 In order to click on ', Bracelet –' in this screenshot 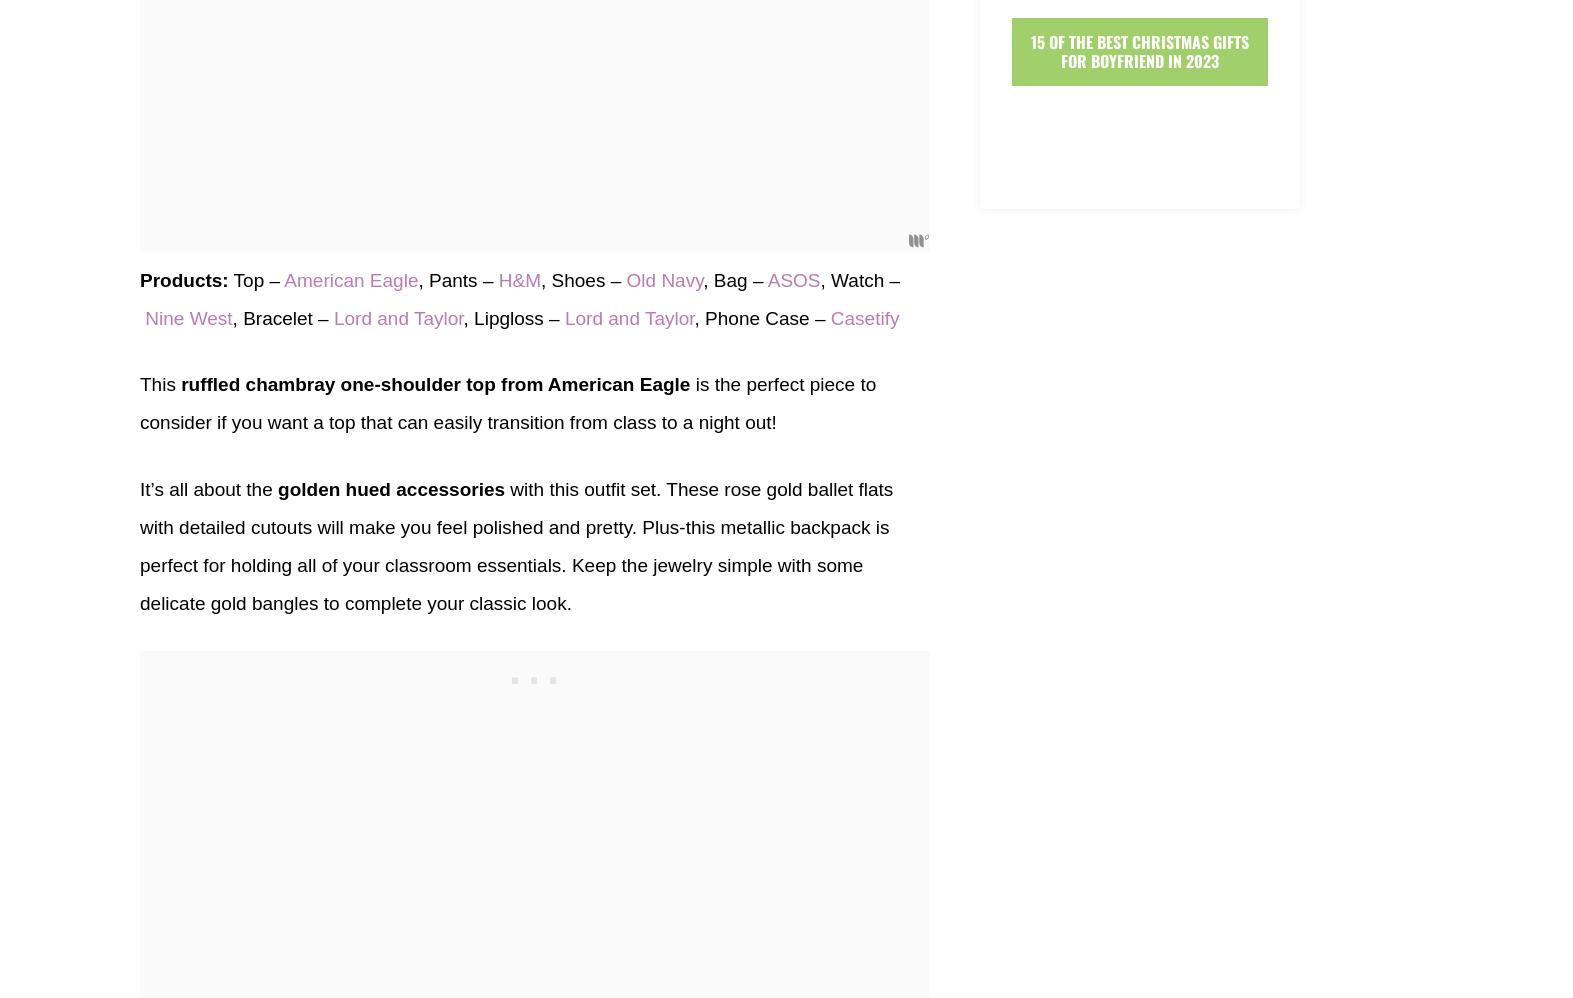, I will do `click(282, 317)`.